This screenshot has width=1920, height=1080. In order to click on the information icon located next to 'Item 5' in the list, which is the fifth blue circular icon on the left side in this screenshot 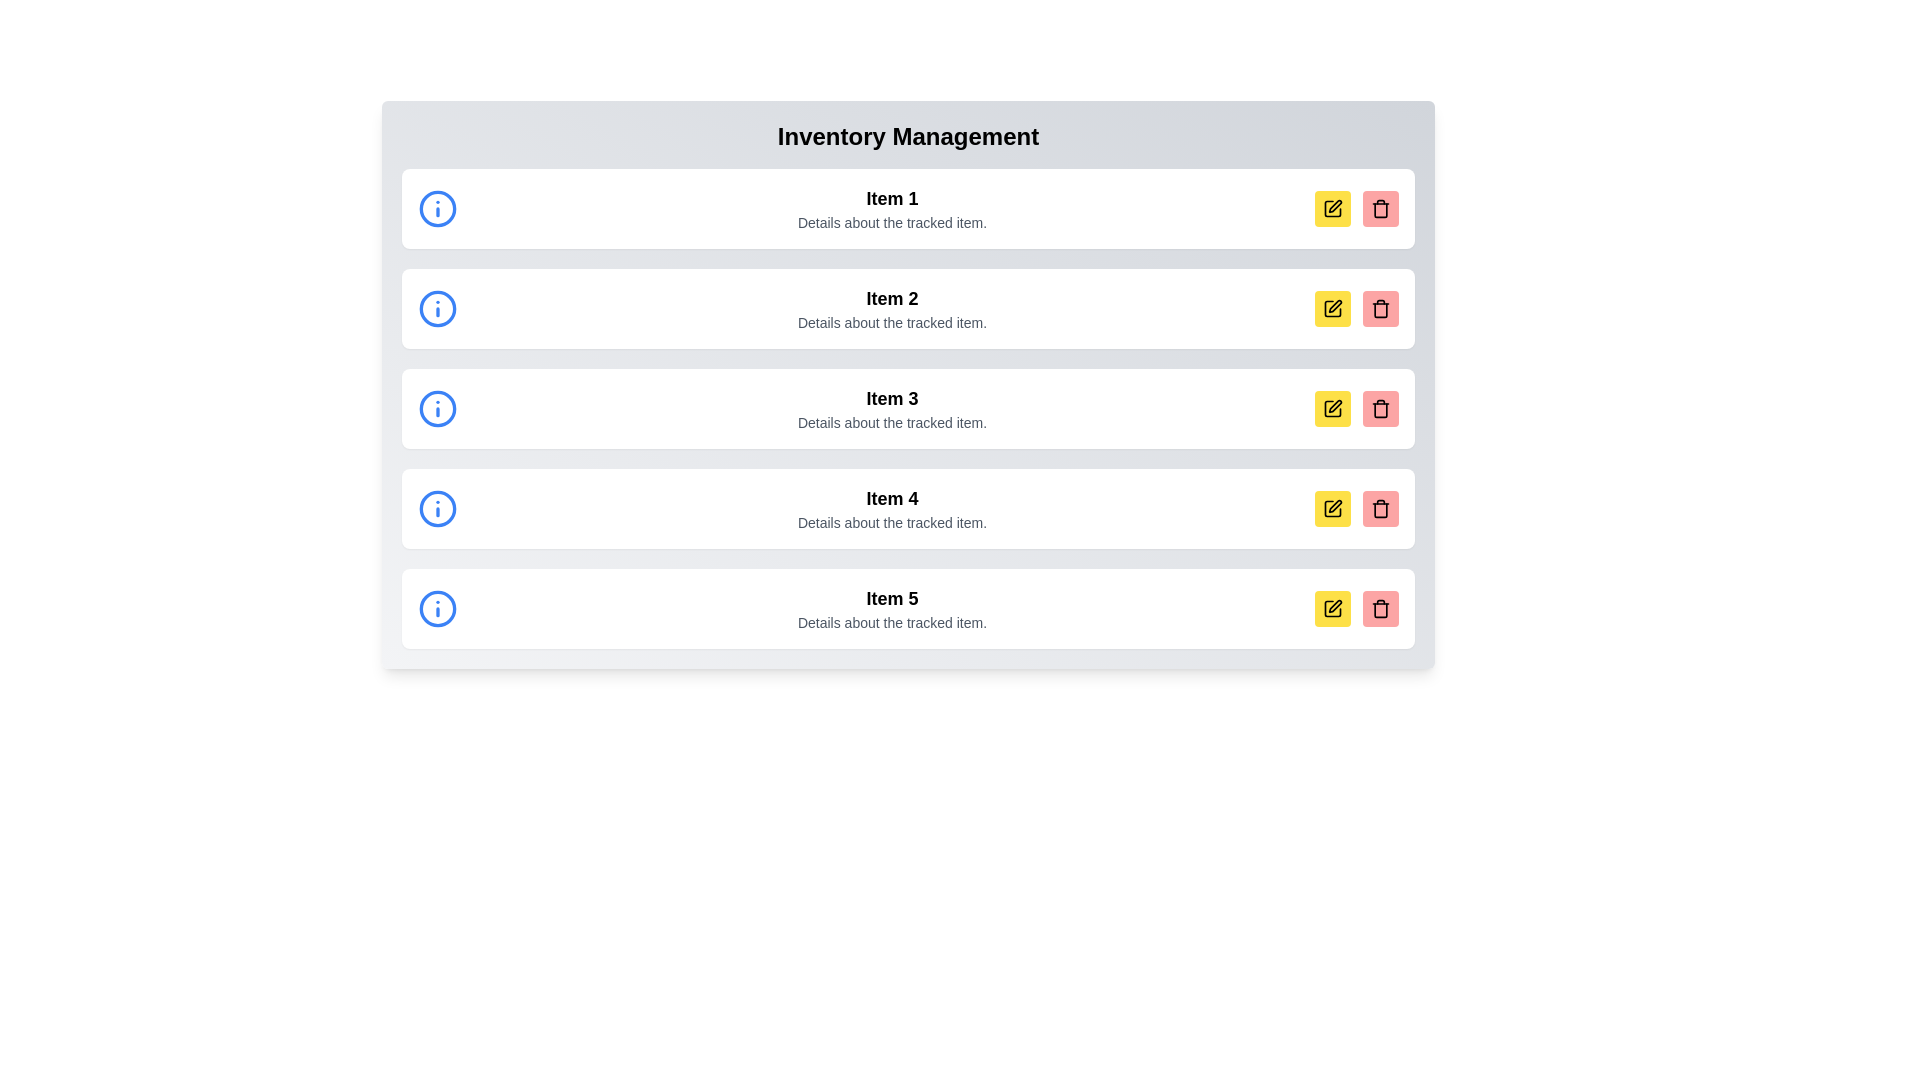, I will do `click(436, 608)`.